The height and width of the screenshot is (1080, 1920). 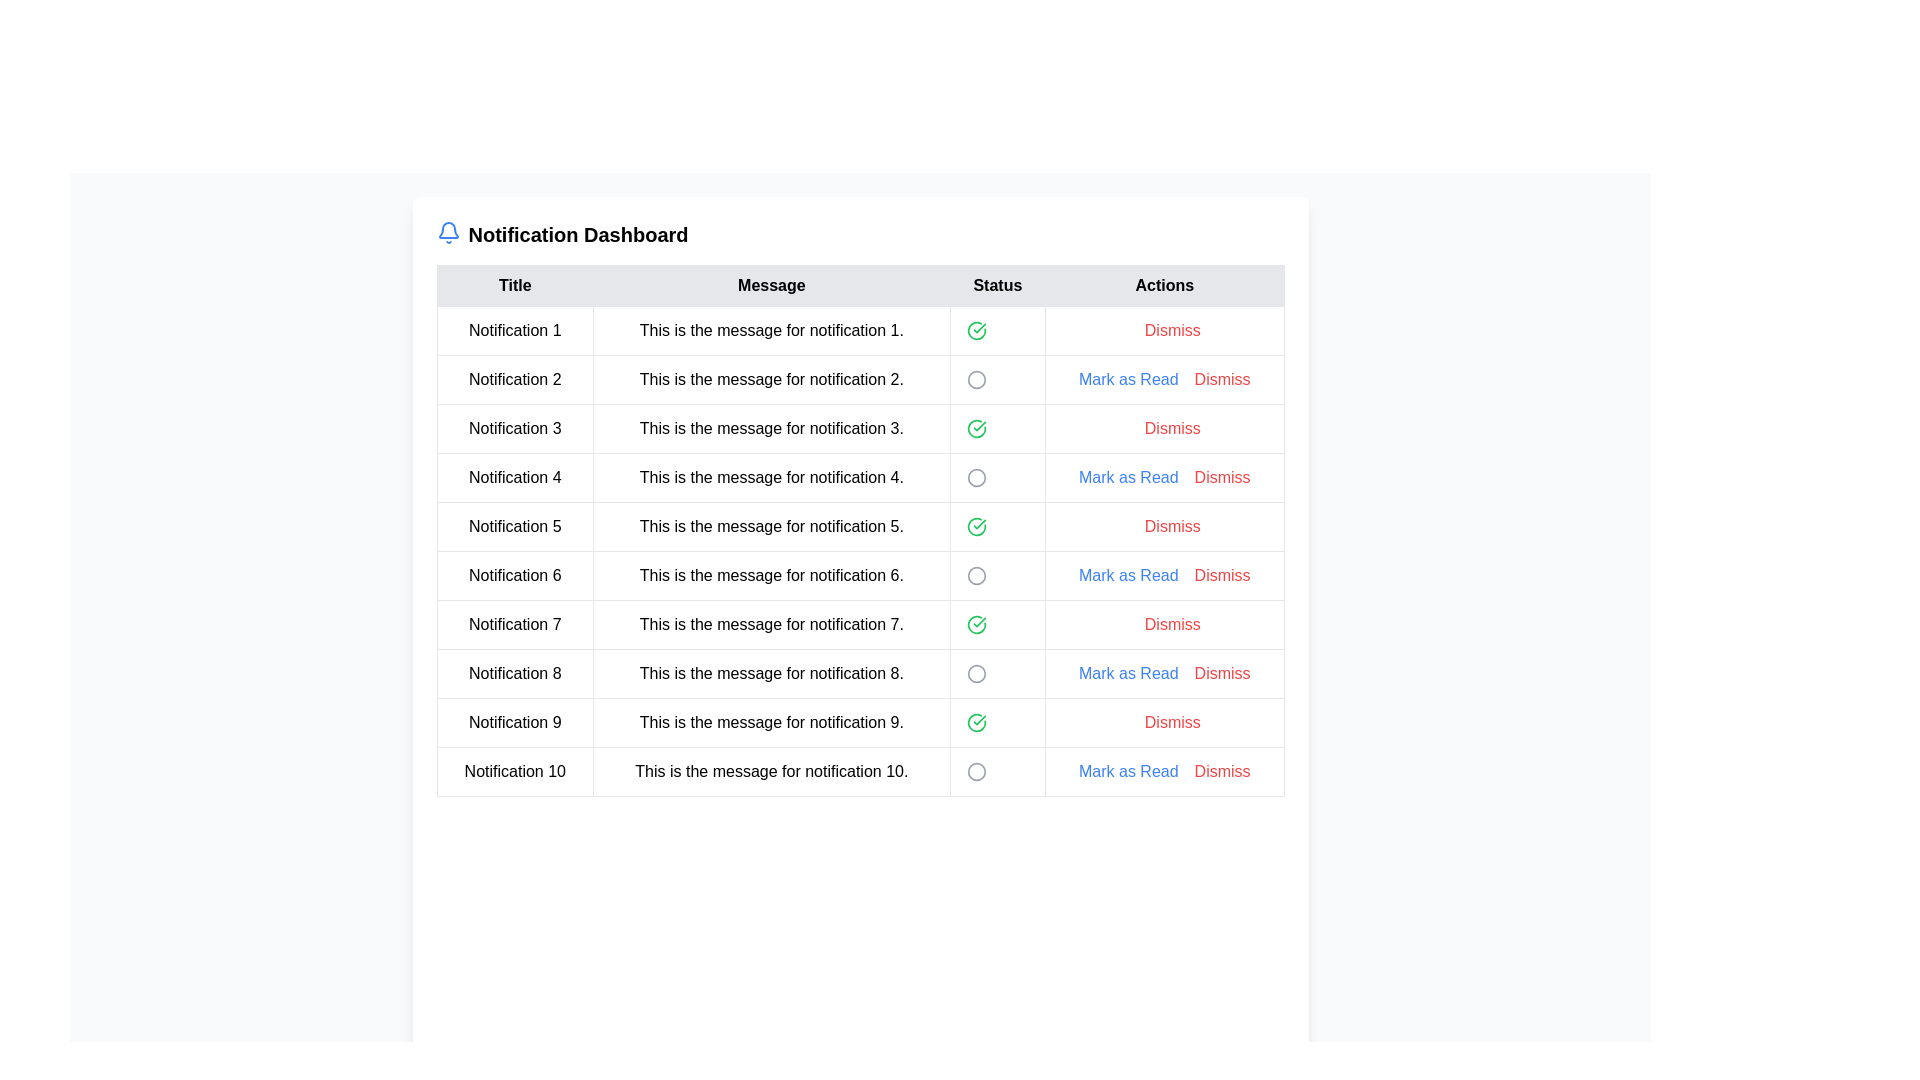 I want to click on the fourth circular SVG icon in the 'Status' column of the row corresponding to 'Notification 4', so click(x=976, y=478).